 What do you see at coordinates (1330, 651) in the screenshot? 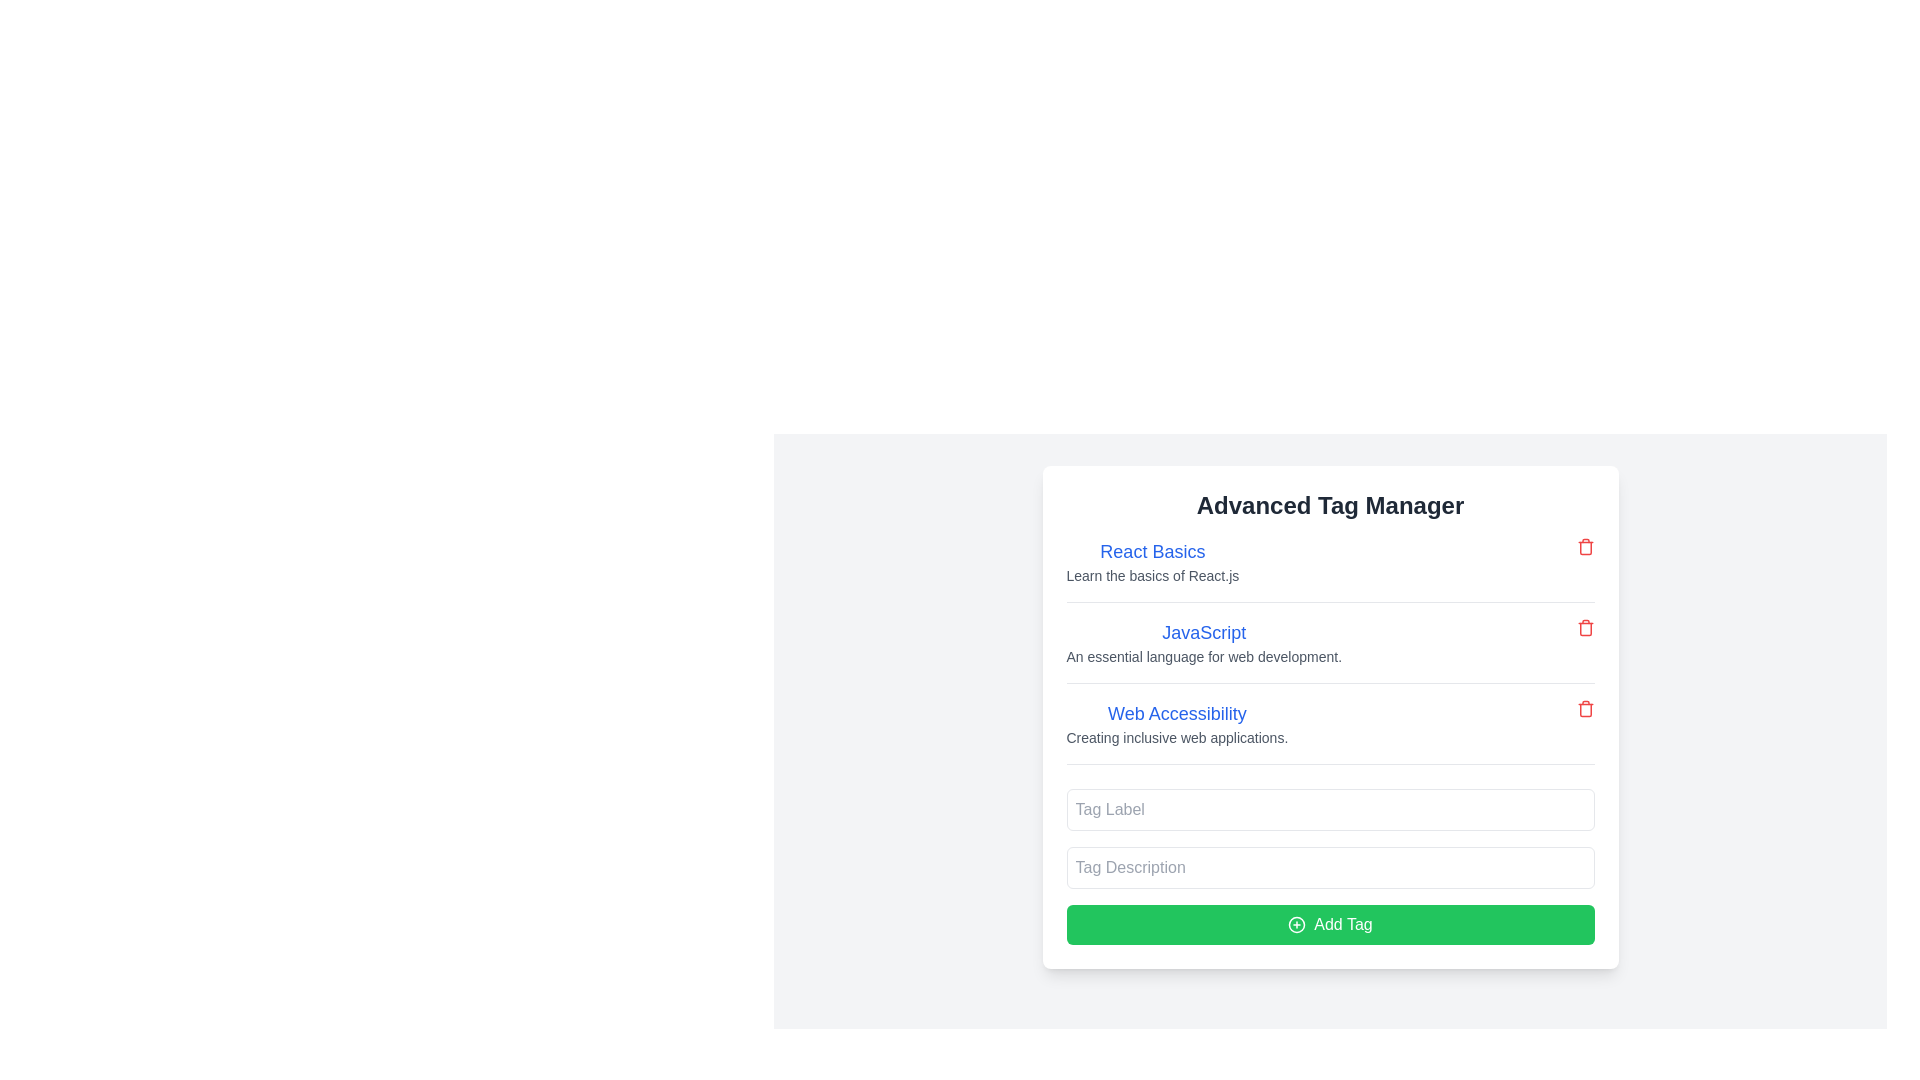
I see `the composite text block containing the title 'JavaScript' and subtitle 'An essential language for web development'` at bounding box center [1330, 651].